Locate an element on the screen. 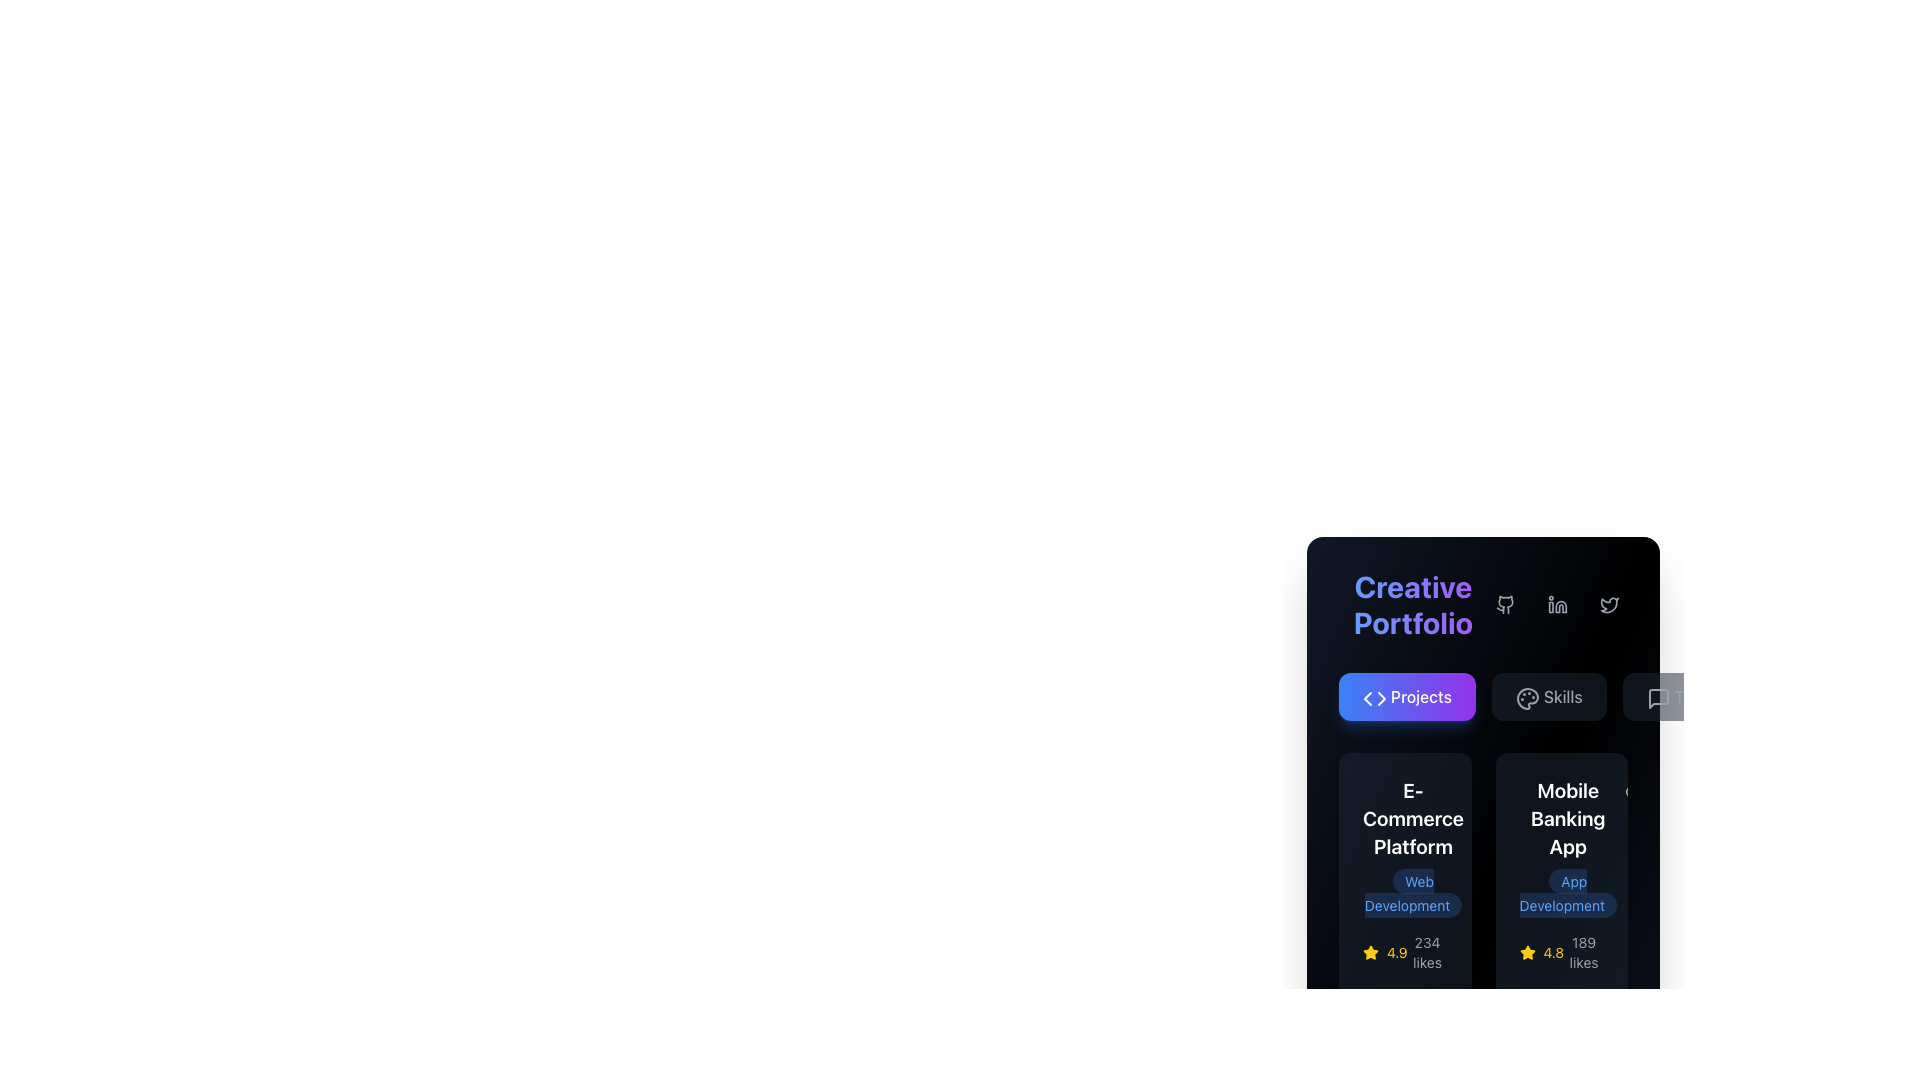 This screenshot has width=1920, height=1080. the messaging IconButton located in the top-right corner of the main interface, adjacent to the Skills button is located at coordinates (1658, 697).